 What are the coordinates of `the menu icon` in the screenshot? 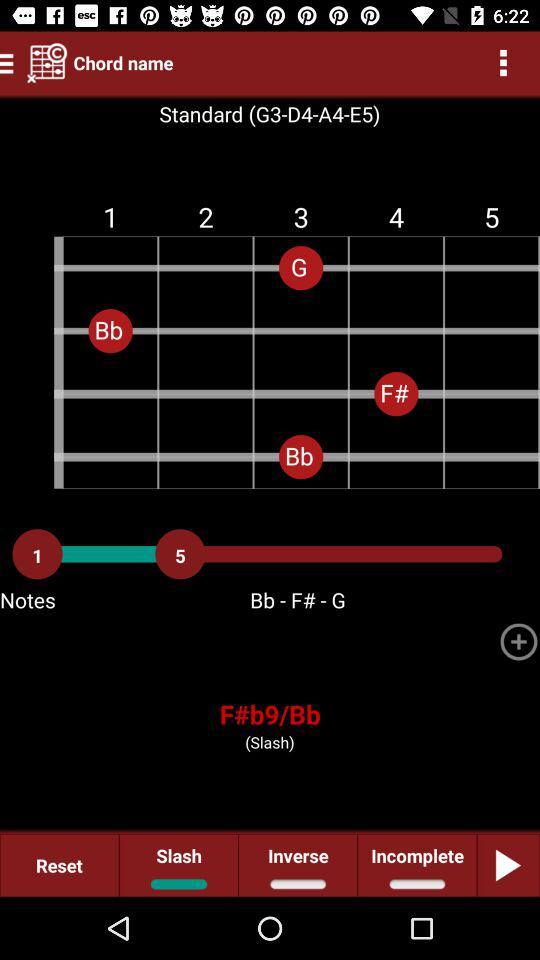 It's located at (9, 62).